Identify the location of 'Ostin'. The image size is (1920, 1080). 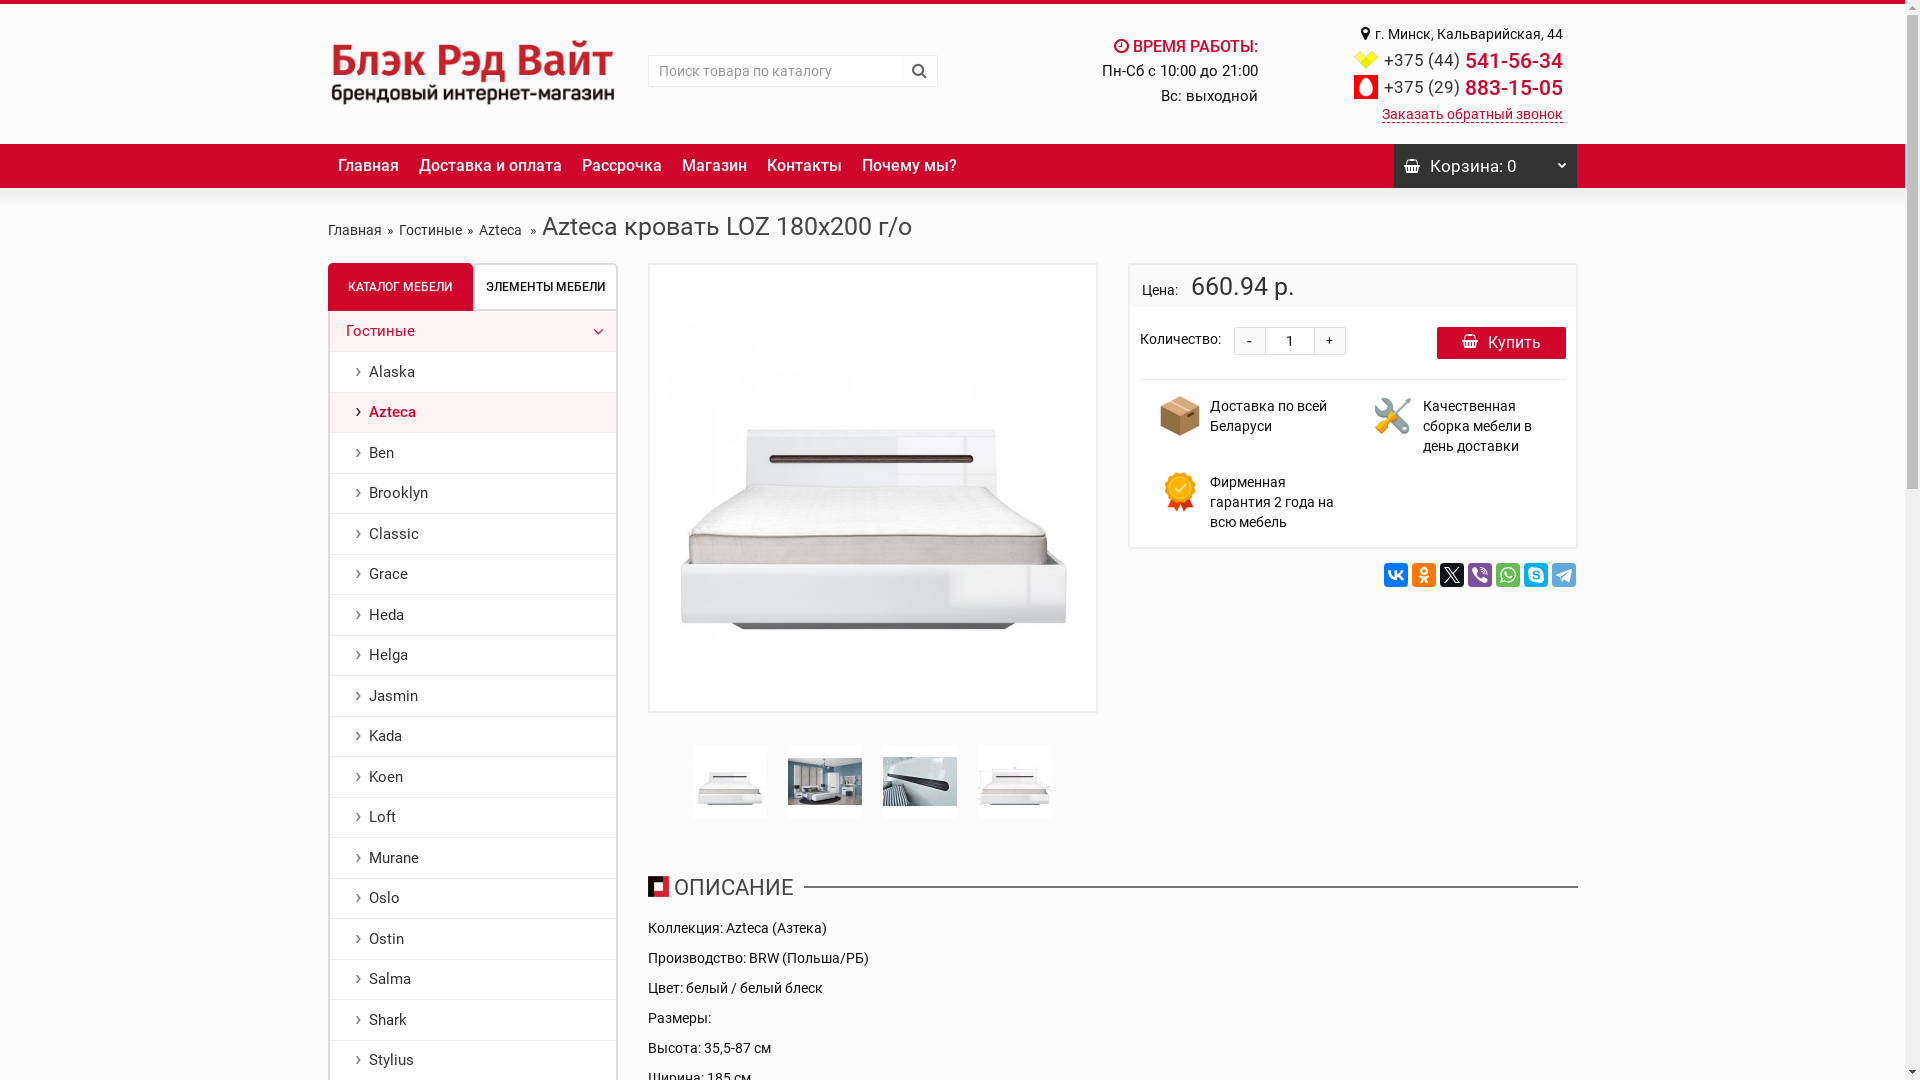
(472, 938).